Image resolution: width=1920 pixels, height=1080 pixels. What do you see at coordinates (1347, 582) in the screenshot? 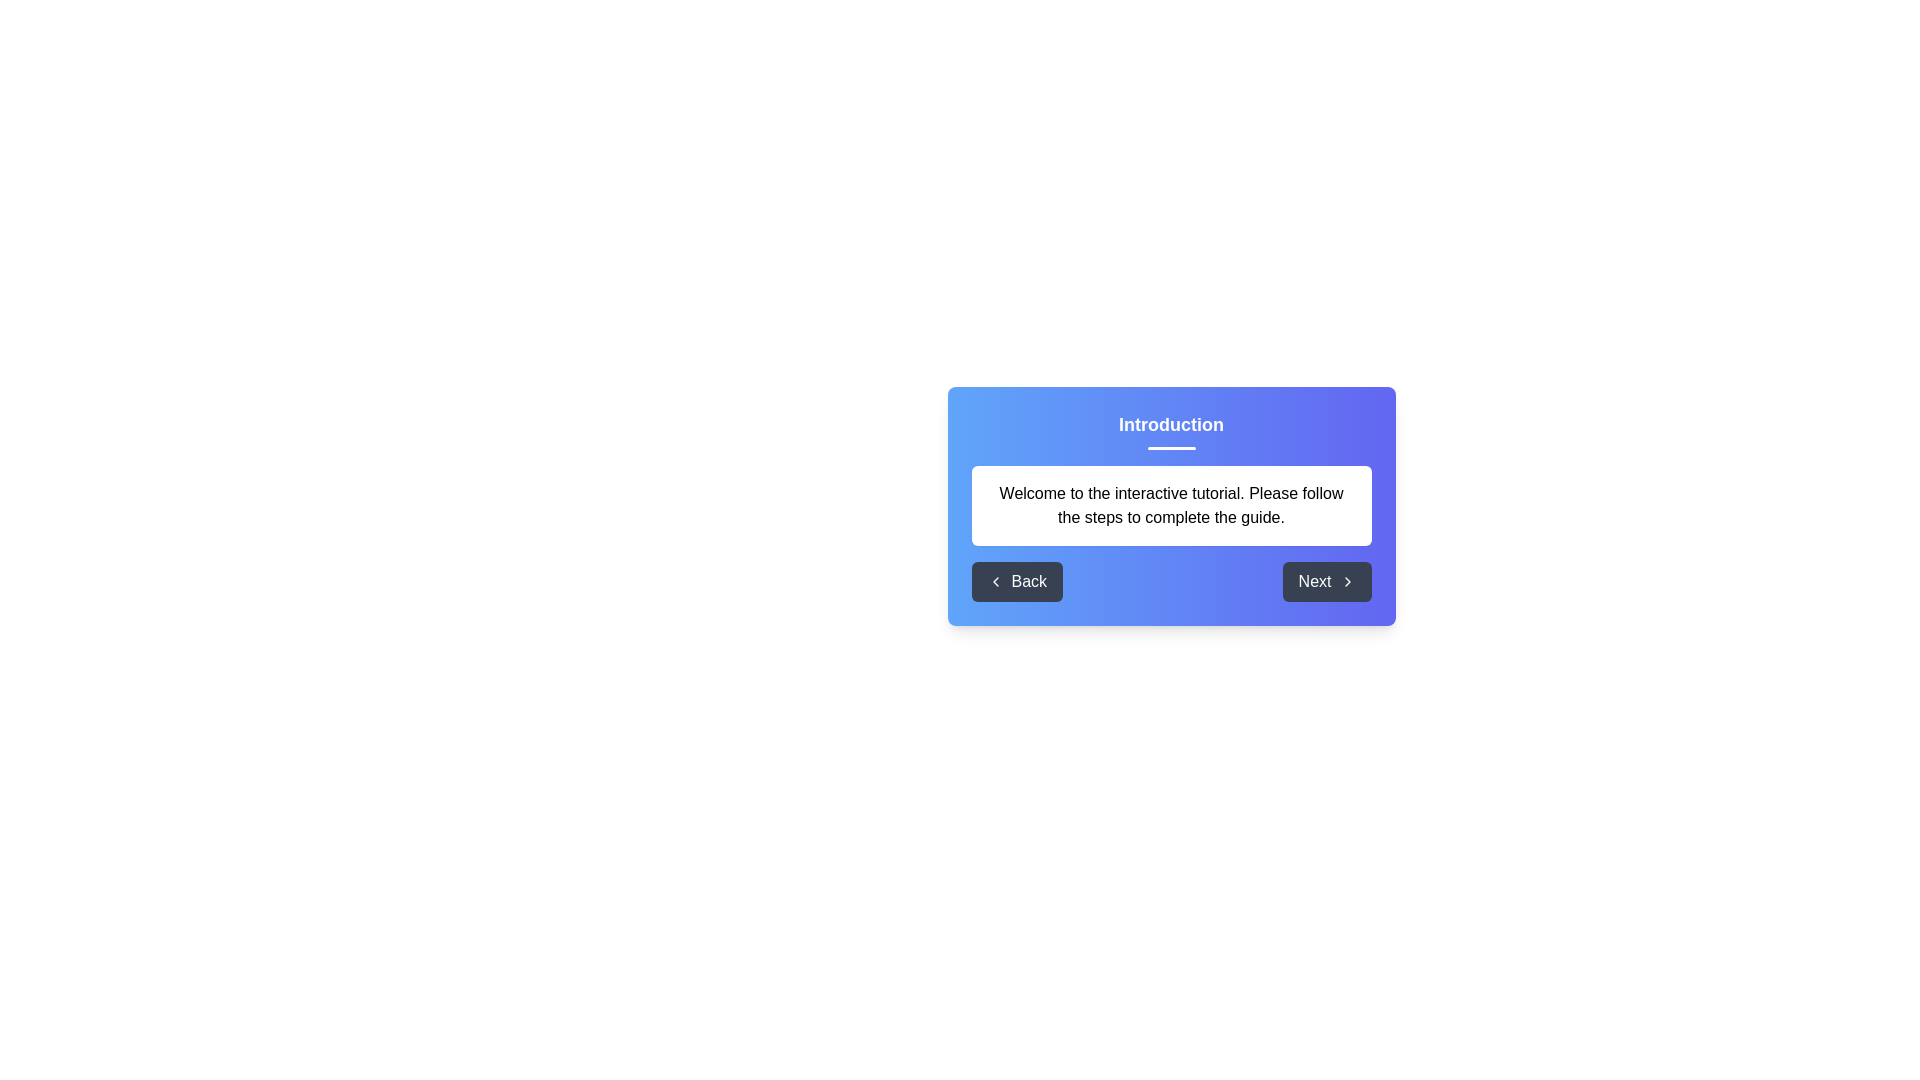
I see `the 'Next' button located in the bottom right of the dialog box, which contains the chevron icon indicating progression` at bounding box center [1347, 582].